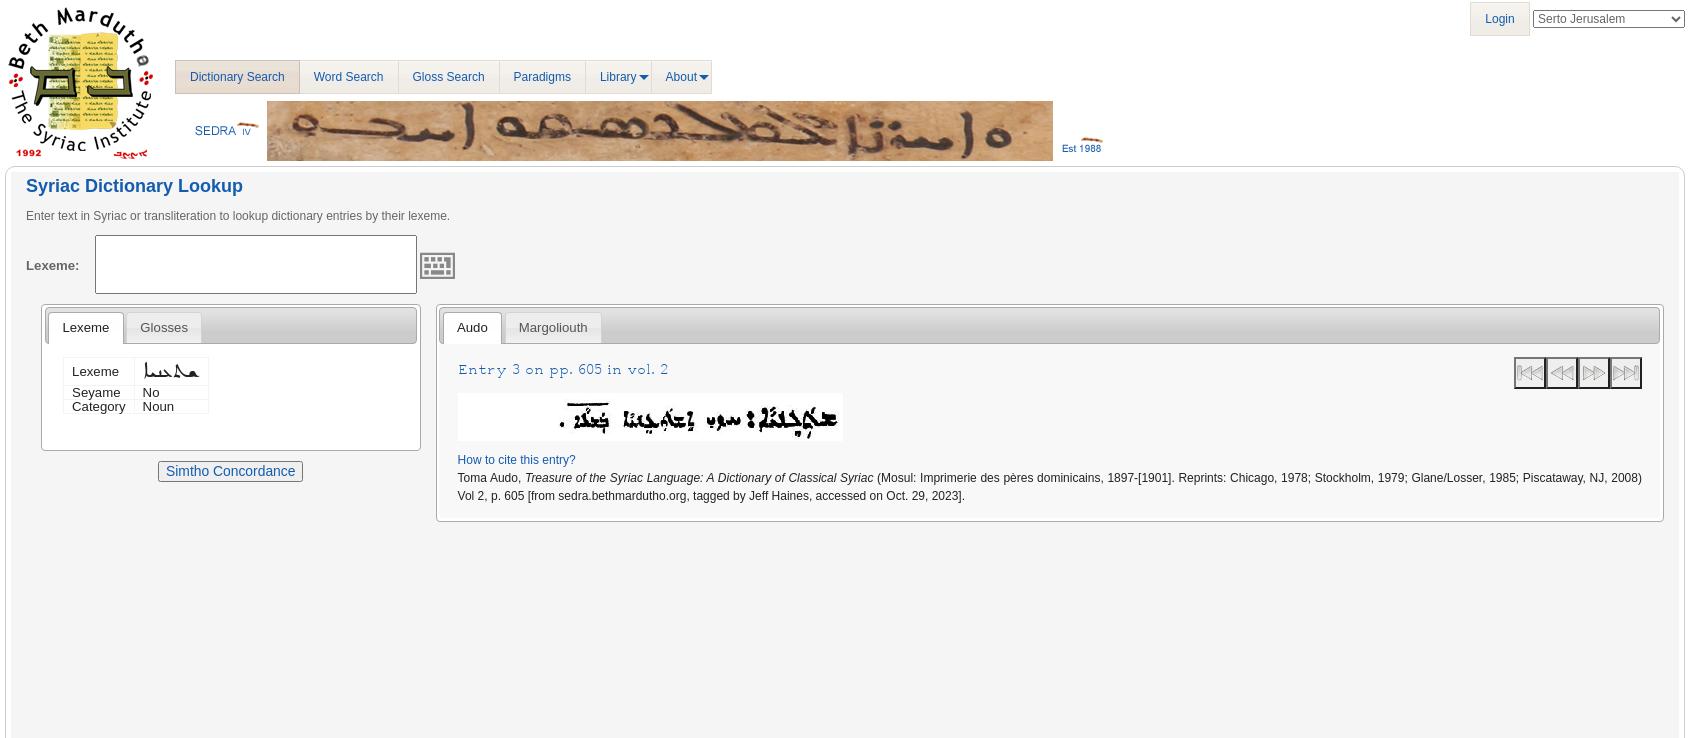 This screenshot has height=738, width=1705. I want to click on 'No', so click(150, 390).